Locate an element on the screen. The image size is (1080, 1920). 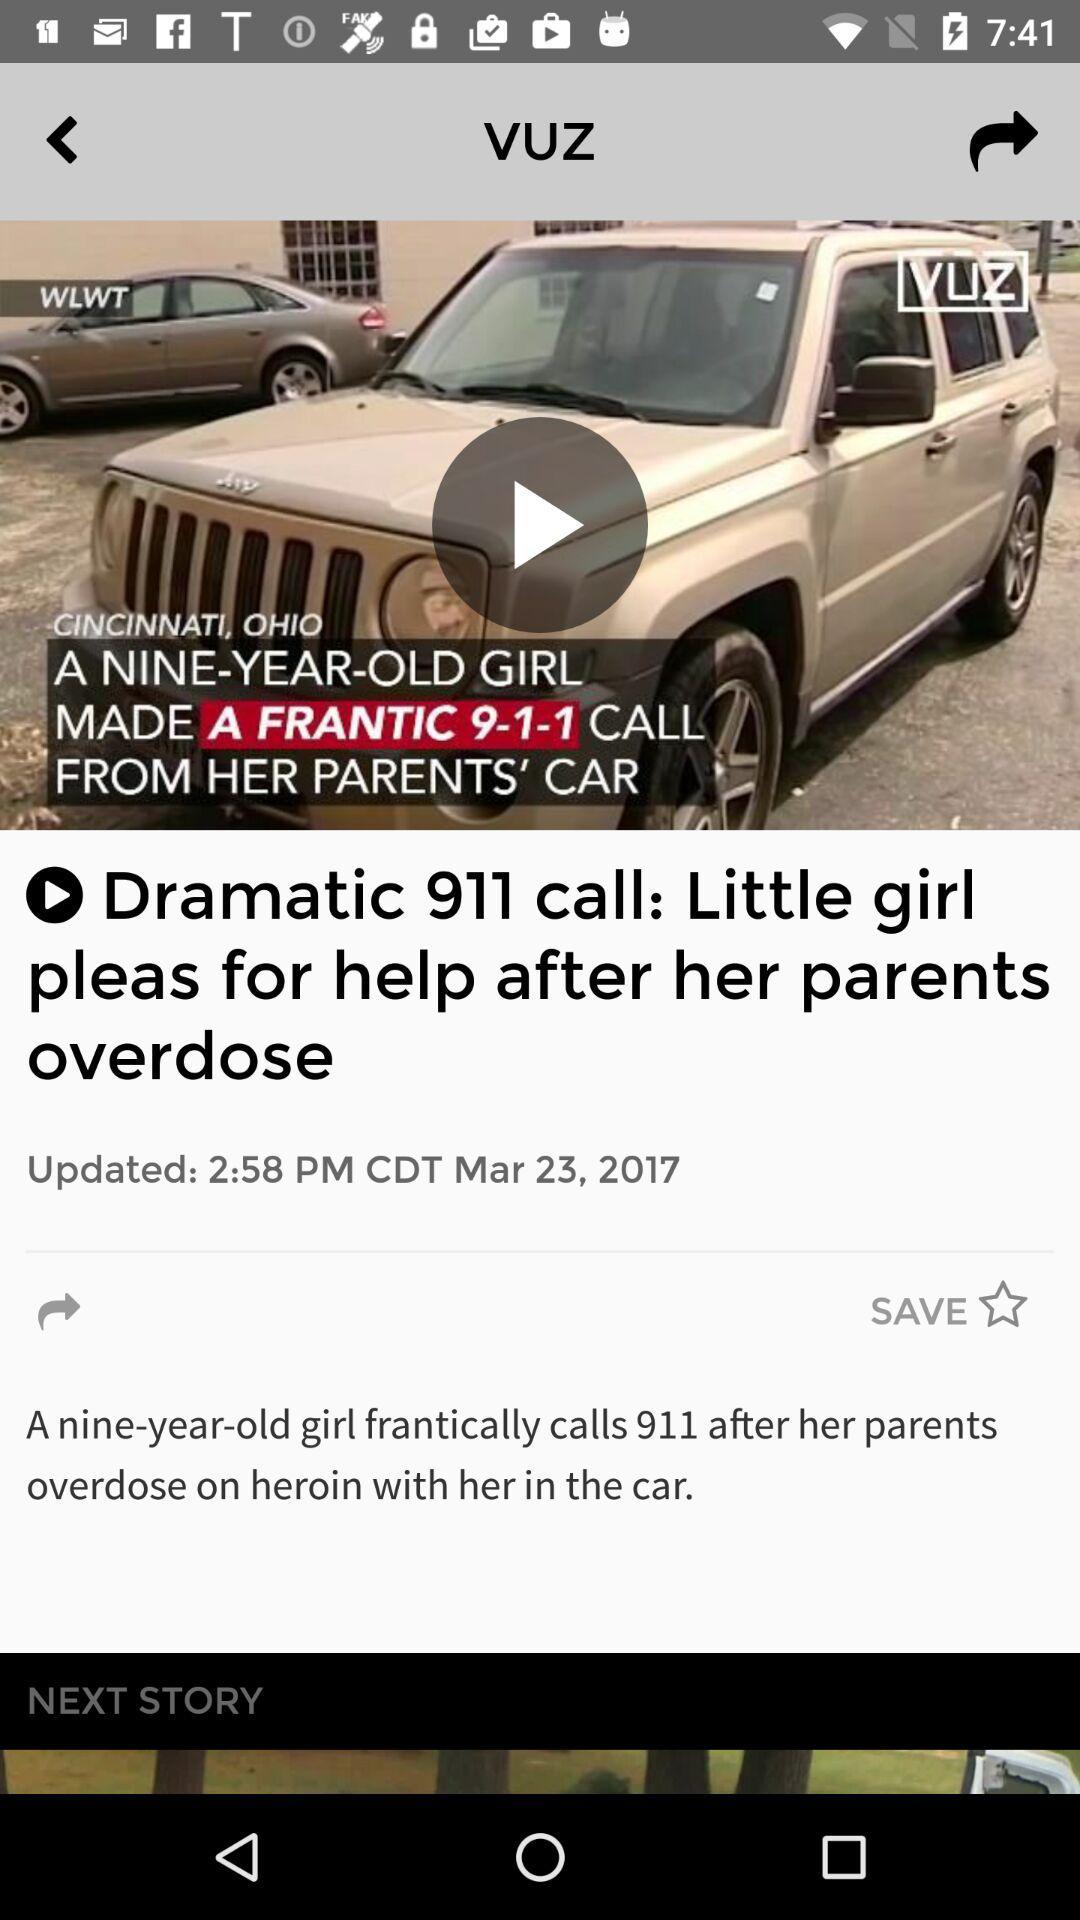
the icon above updated 2 58 icon is located at coordinates (540, 976).